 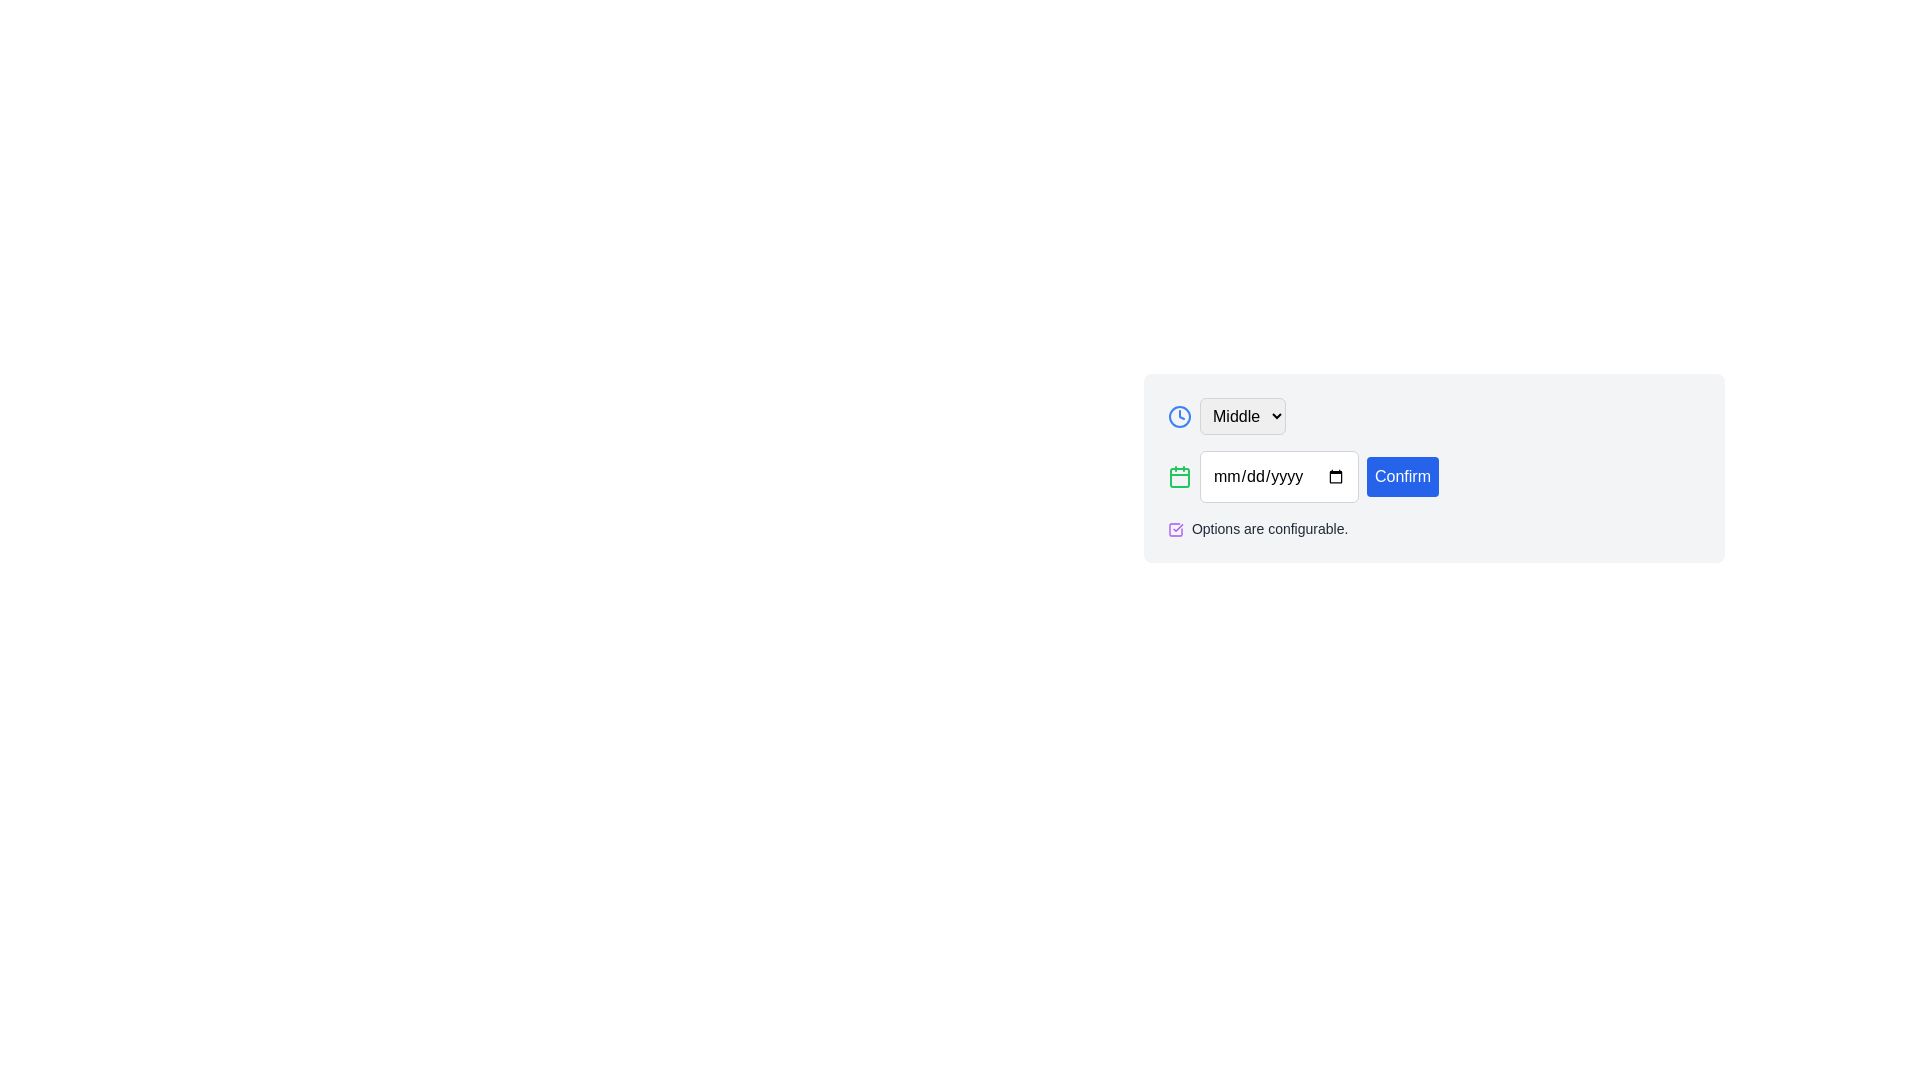 I want to click on the 'Confirm' button, which has a blue background and white text, located in a form layout adjacent to a date input field, so click(x=1433, y=501).